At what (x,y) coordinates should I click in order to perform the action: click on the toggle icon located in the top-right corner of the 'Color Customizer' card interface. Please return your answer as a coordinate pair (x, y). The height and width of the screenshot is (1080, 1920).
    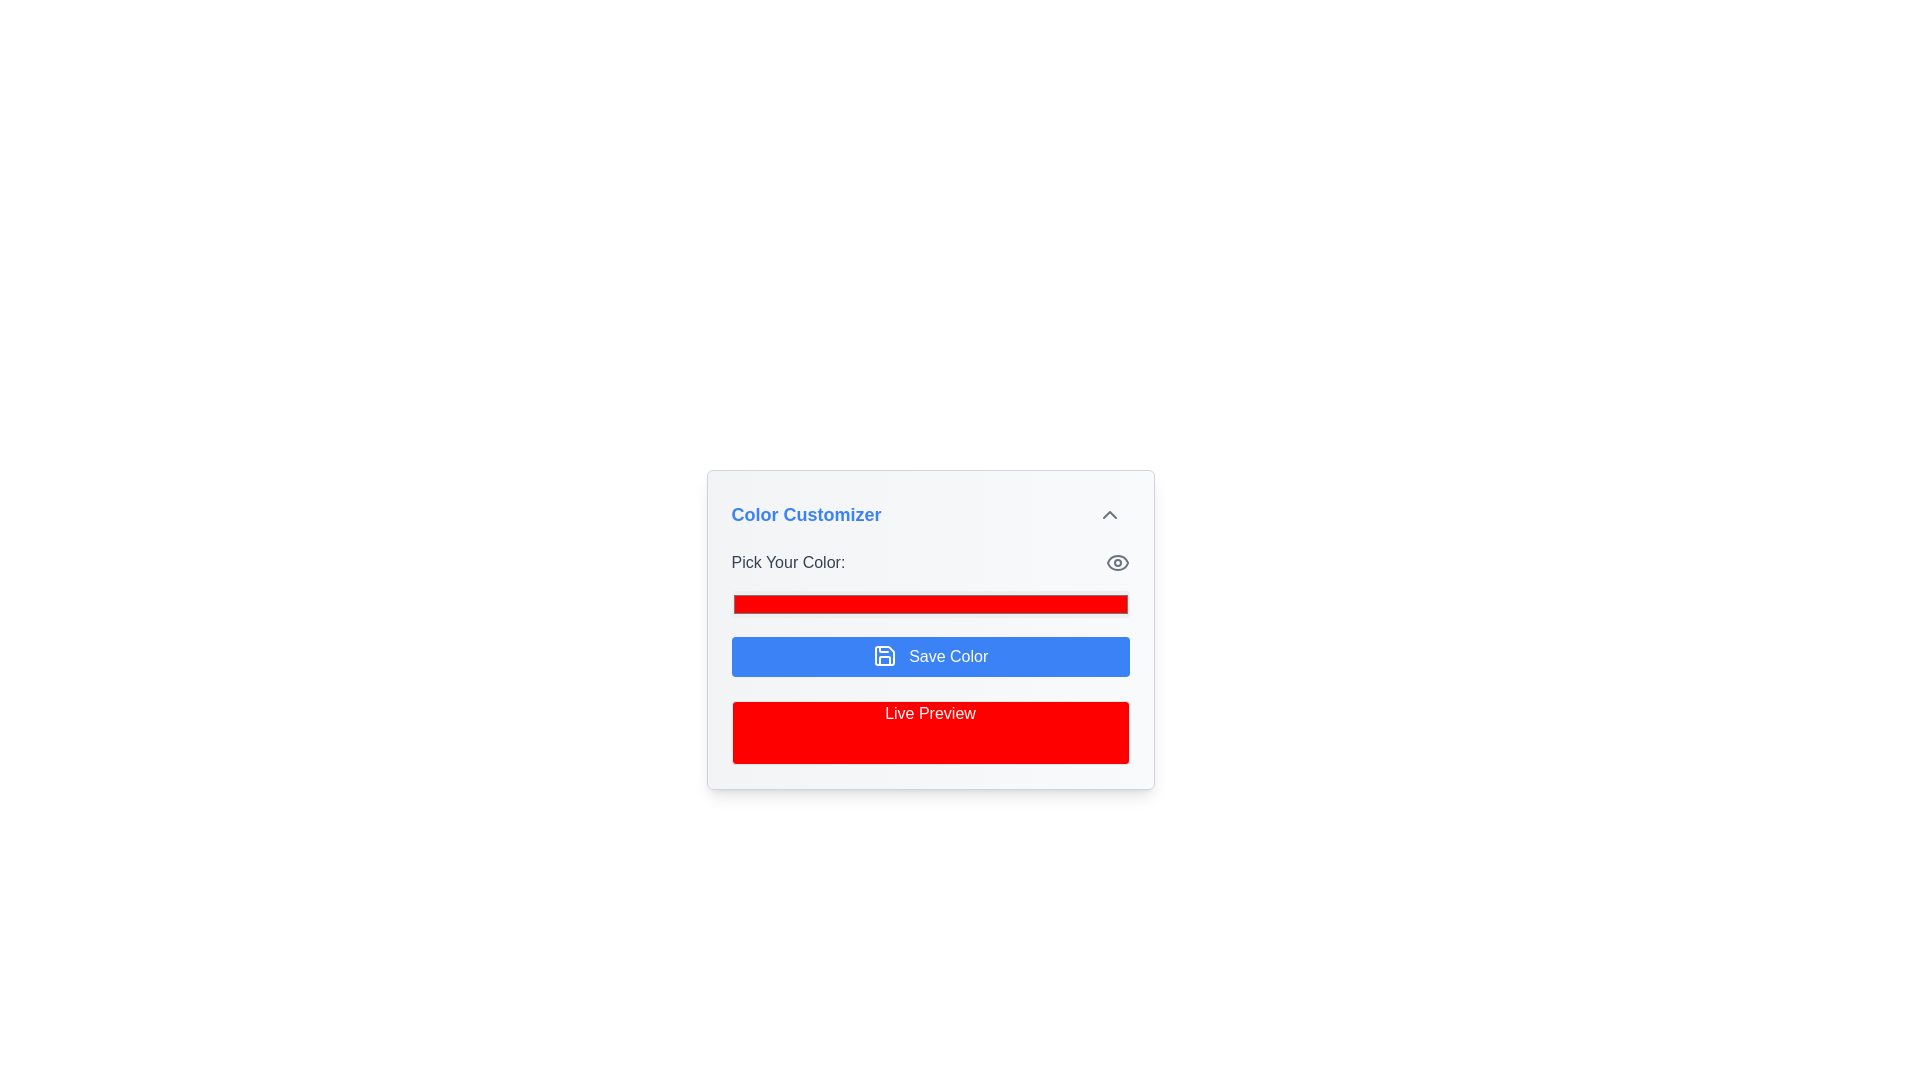
    Looking at the image, I should click on (1108, 514).